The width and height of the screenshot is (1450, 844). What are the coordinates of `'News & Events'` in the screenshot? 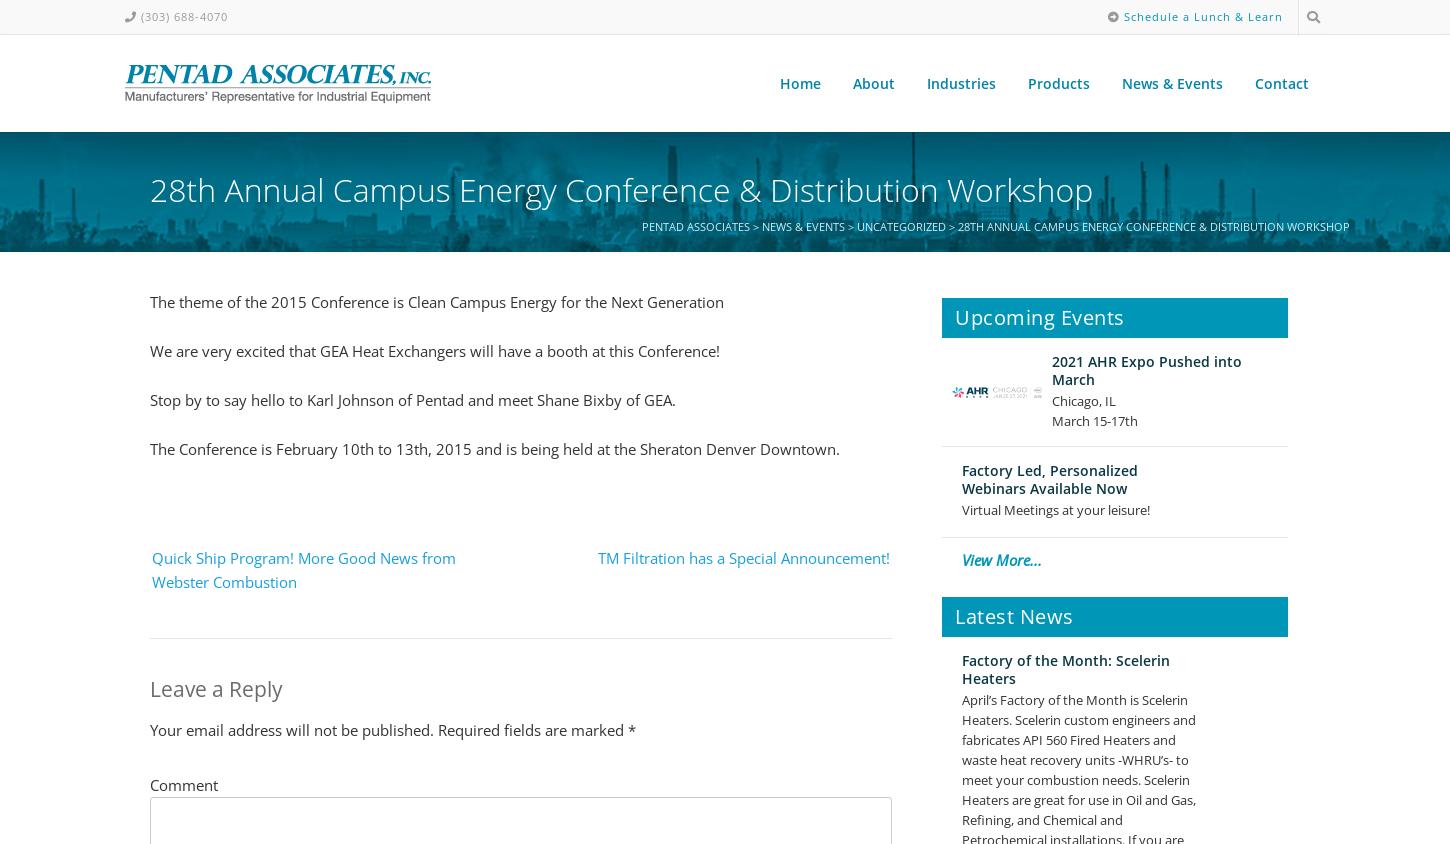 It's located at (1171, 82).